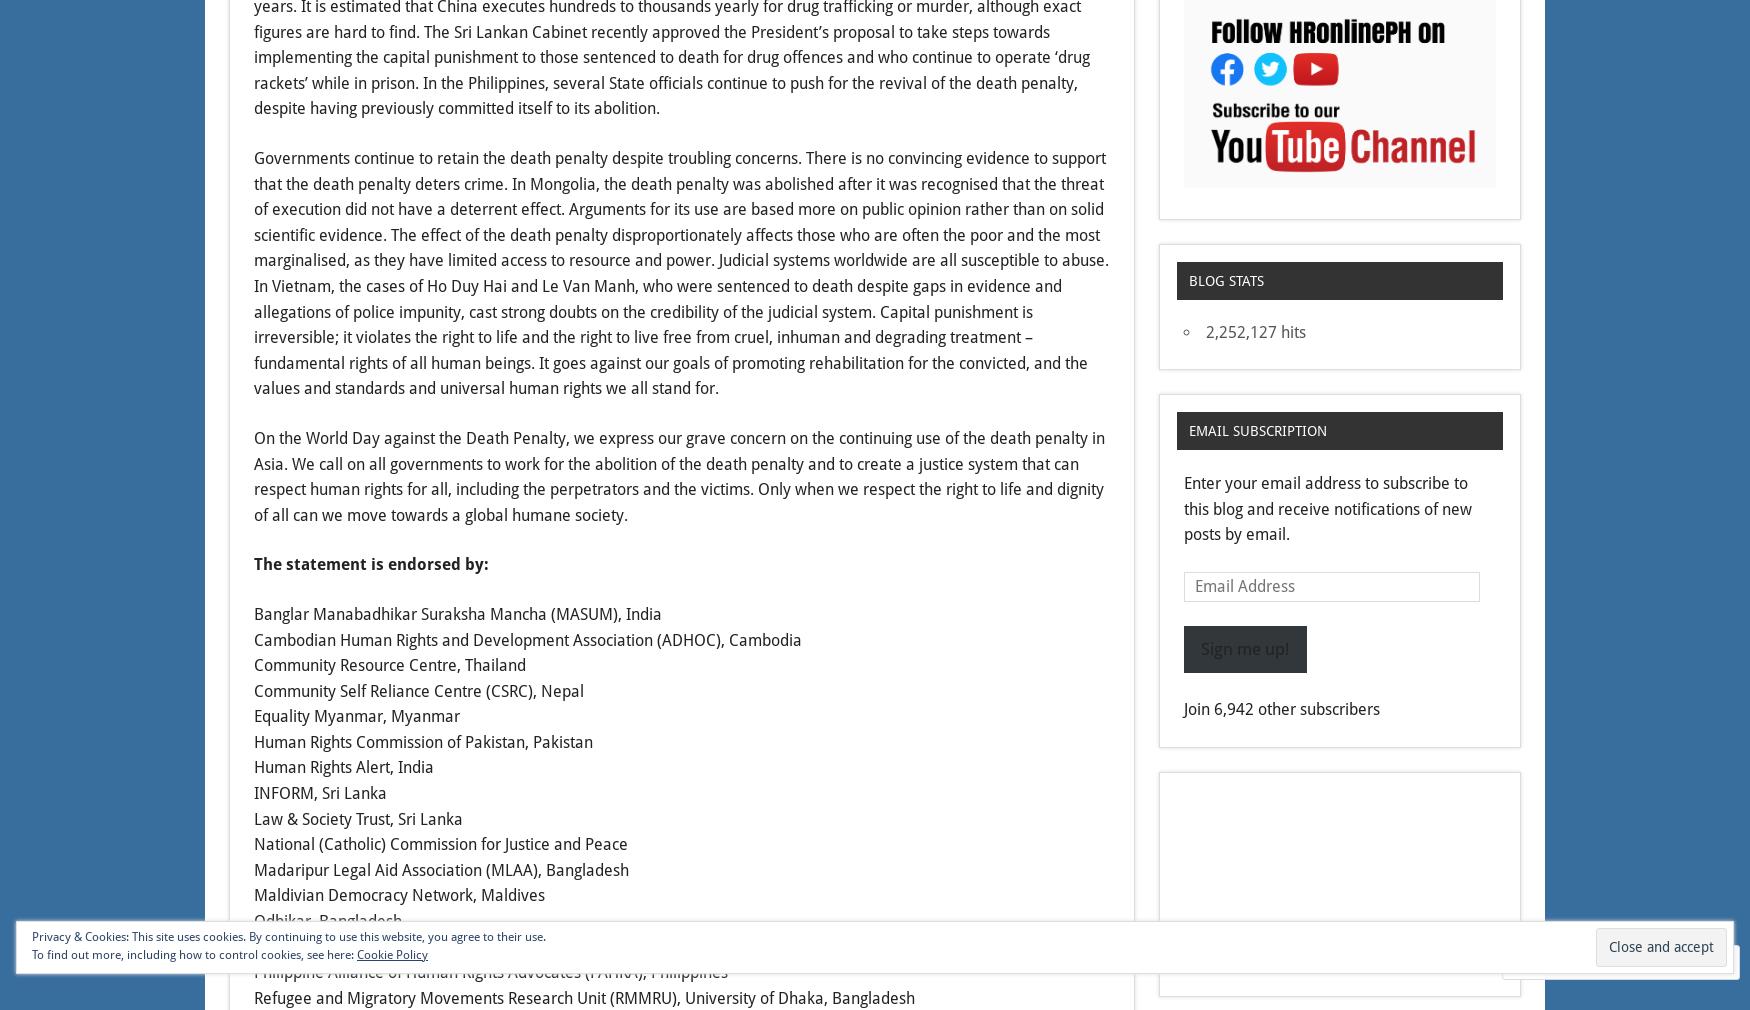 Image resolution: width=1750 pixels, height=1010 pixels. What do you see at coordinates (320, 793) in the screenshot?
I see `'INFORM, Sri Lanka'` at bounding box center [320, 793].